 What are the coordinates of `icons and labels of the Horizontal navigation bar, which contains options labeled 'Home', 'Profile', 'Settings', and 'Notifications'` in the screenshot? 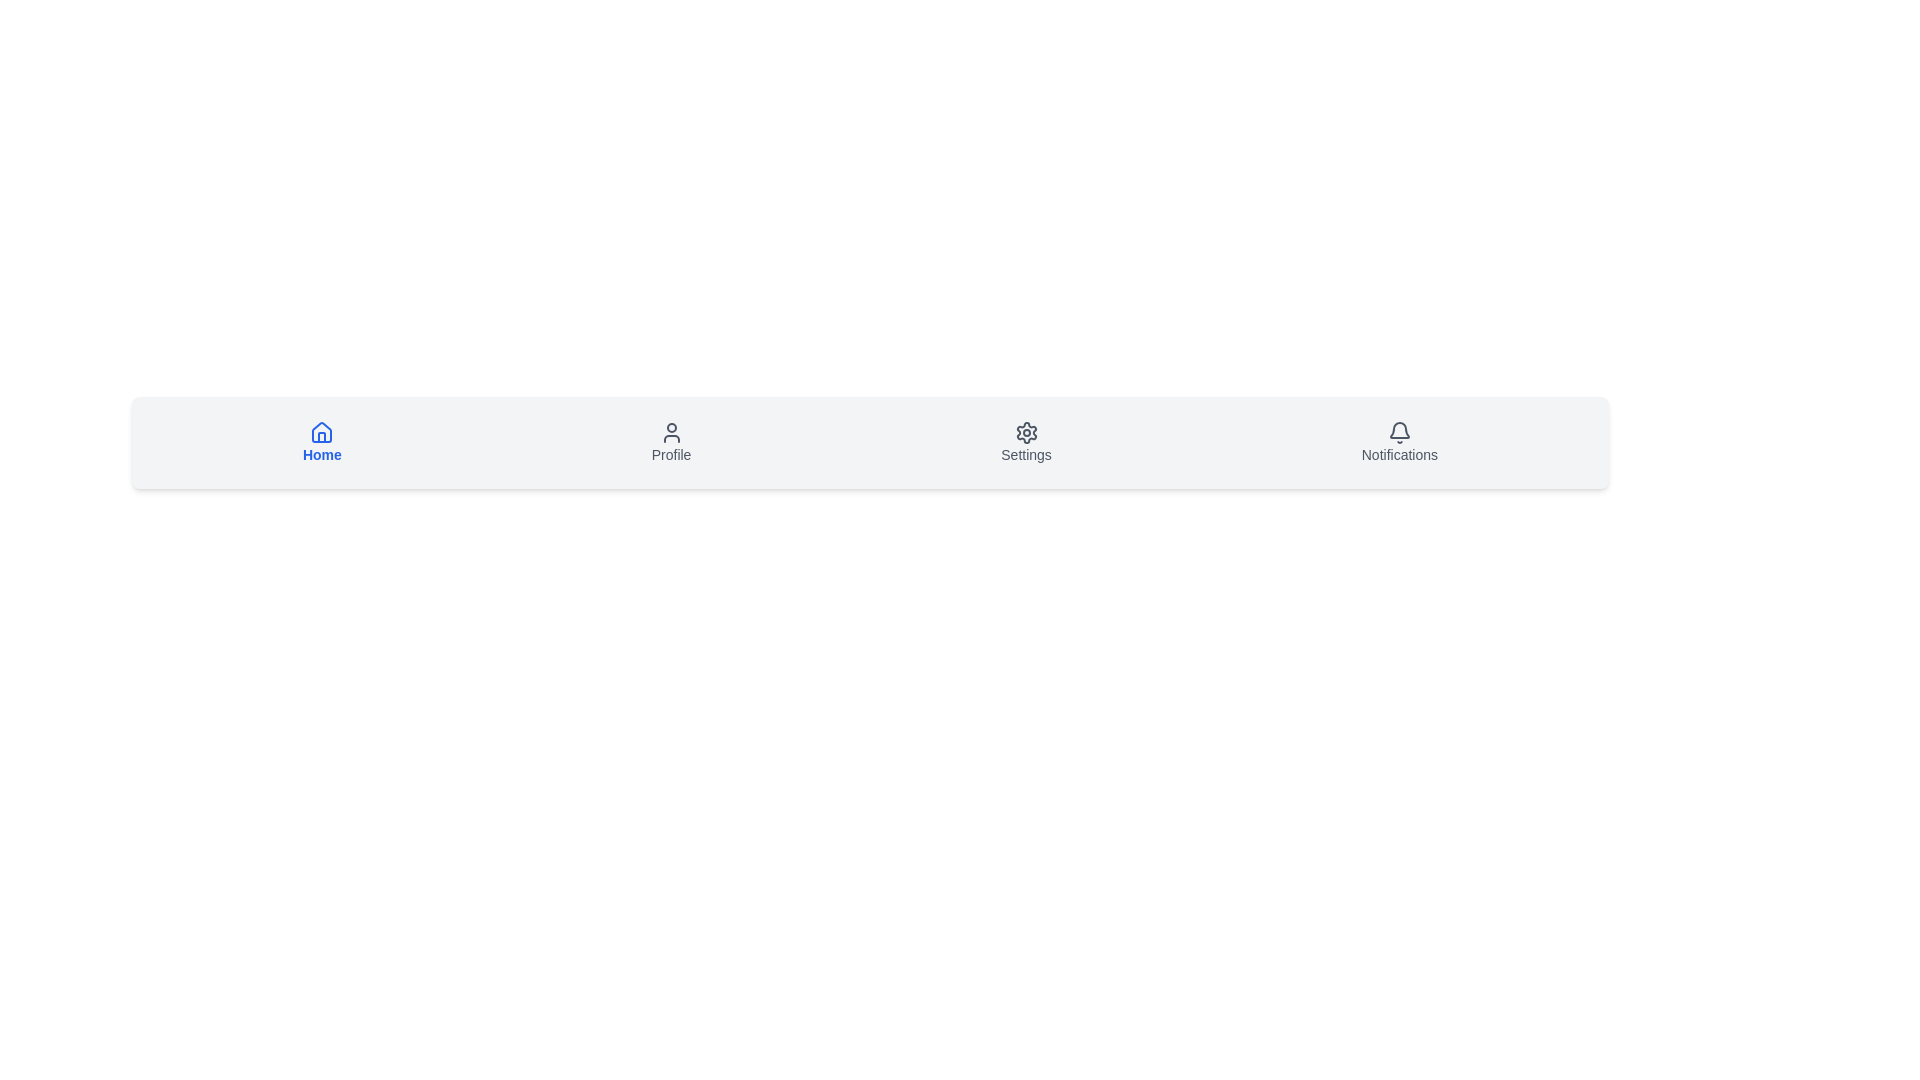 It's located at (870, 442).